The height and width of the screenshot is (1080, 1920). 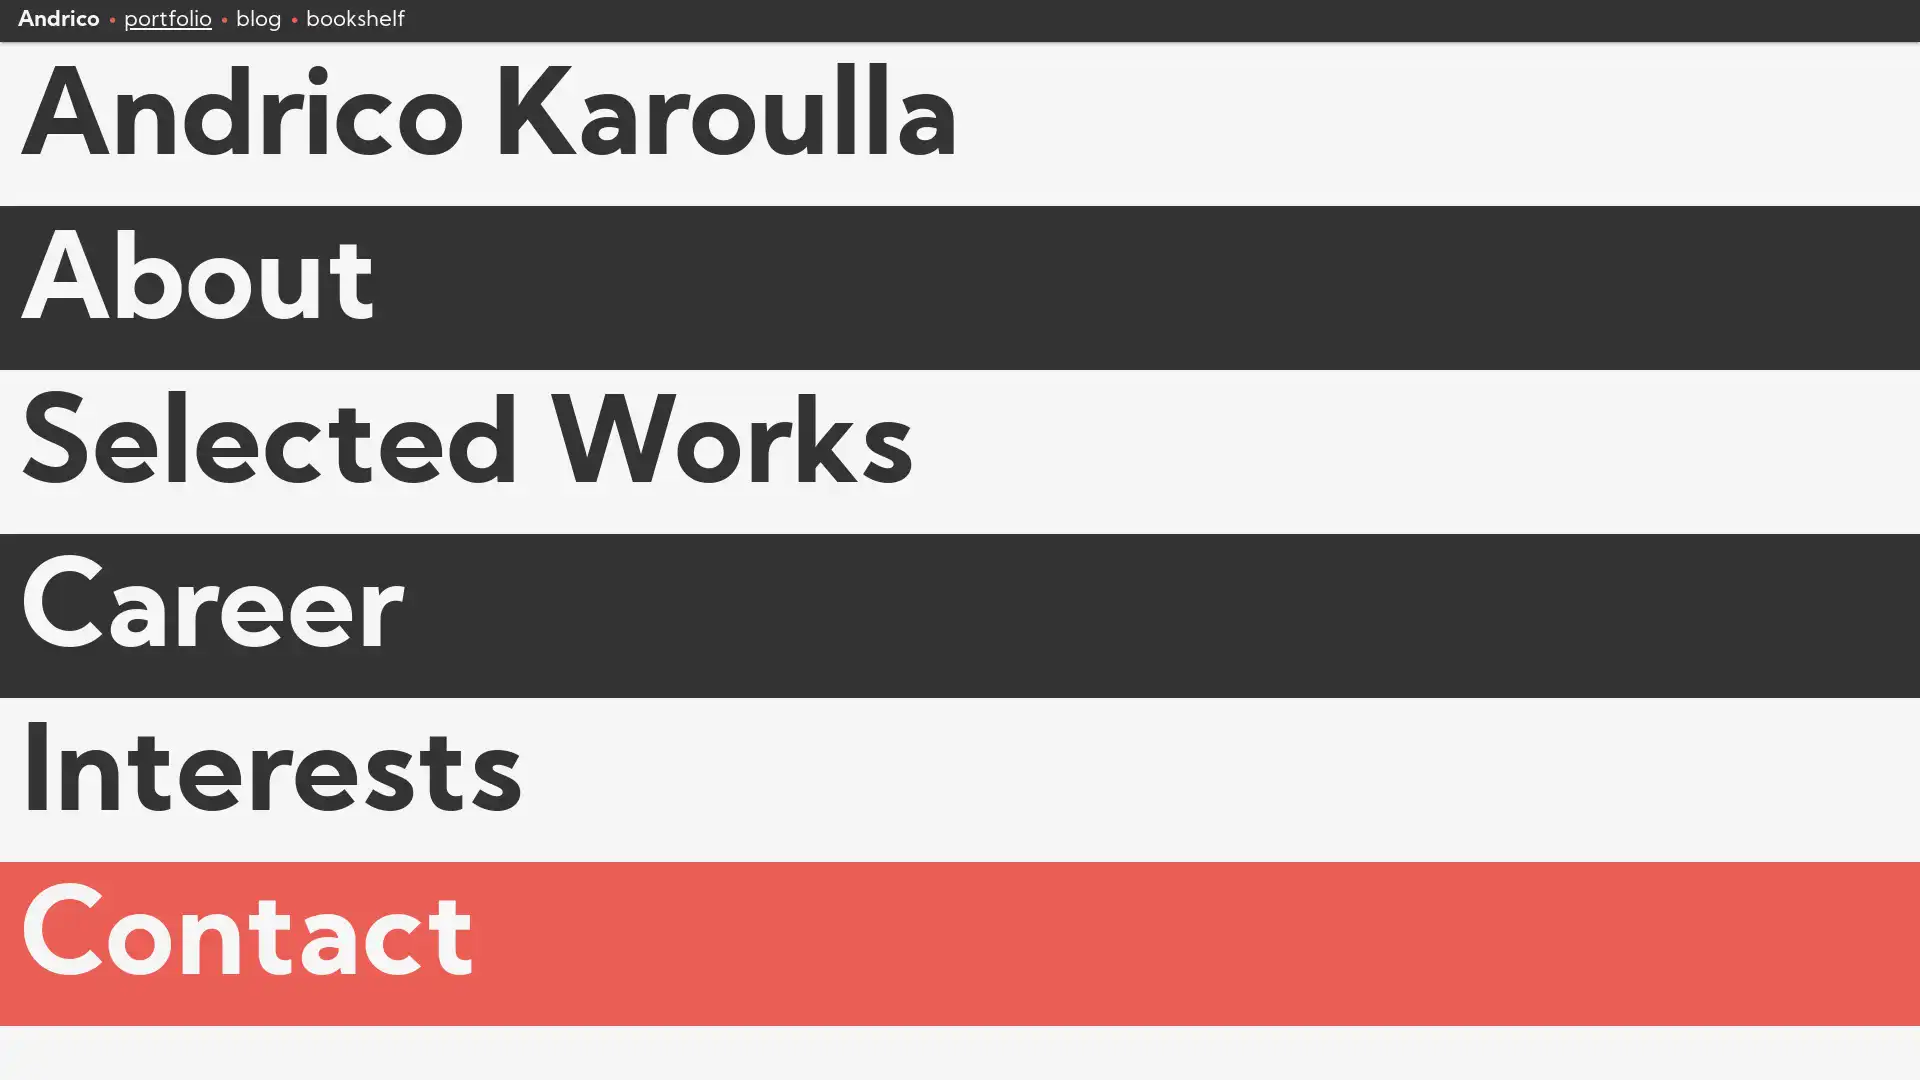 I want to click on Interests, so click(x=896, y=778).